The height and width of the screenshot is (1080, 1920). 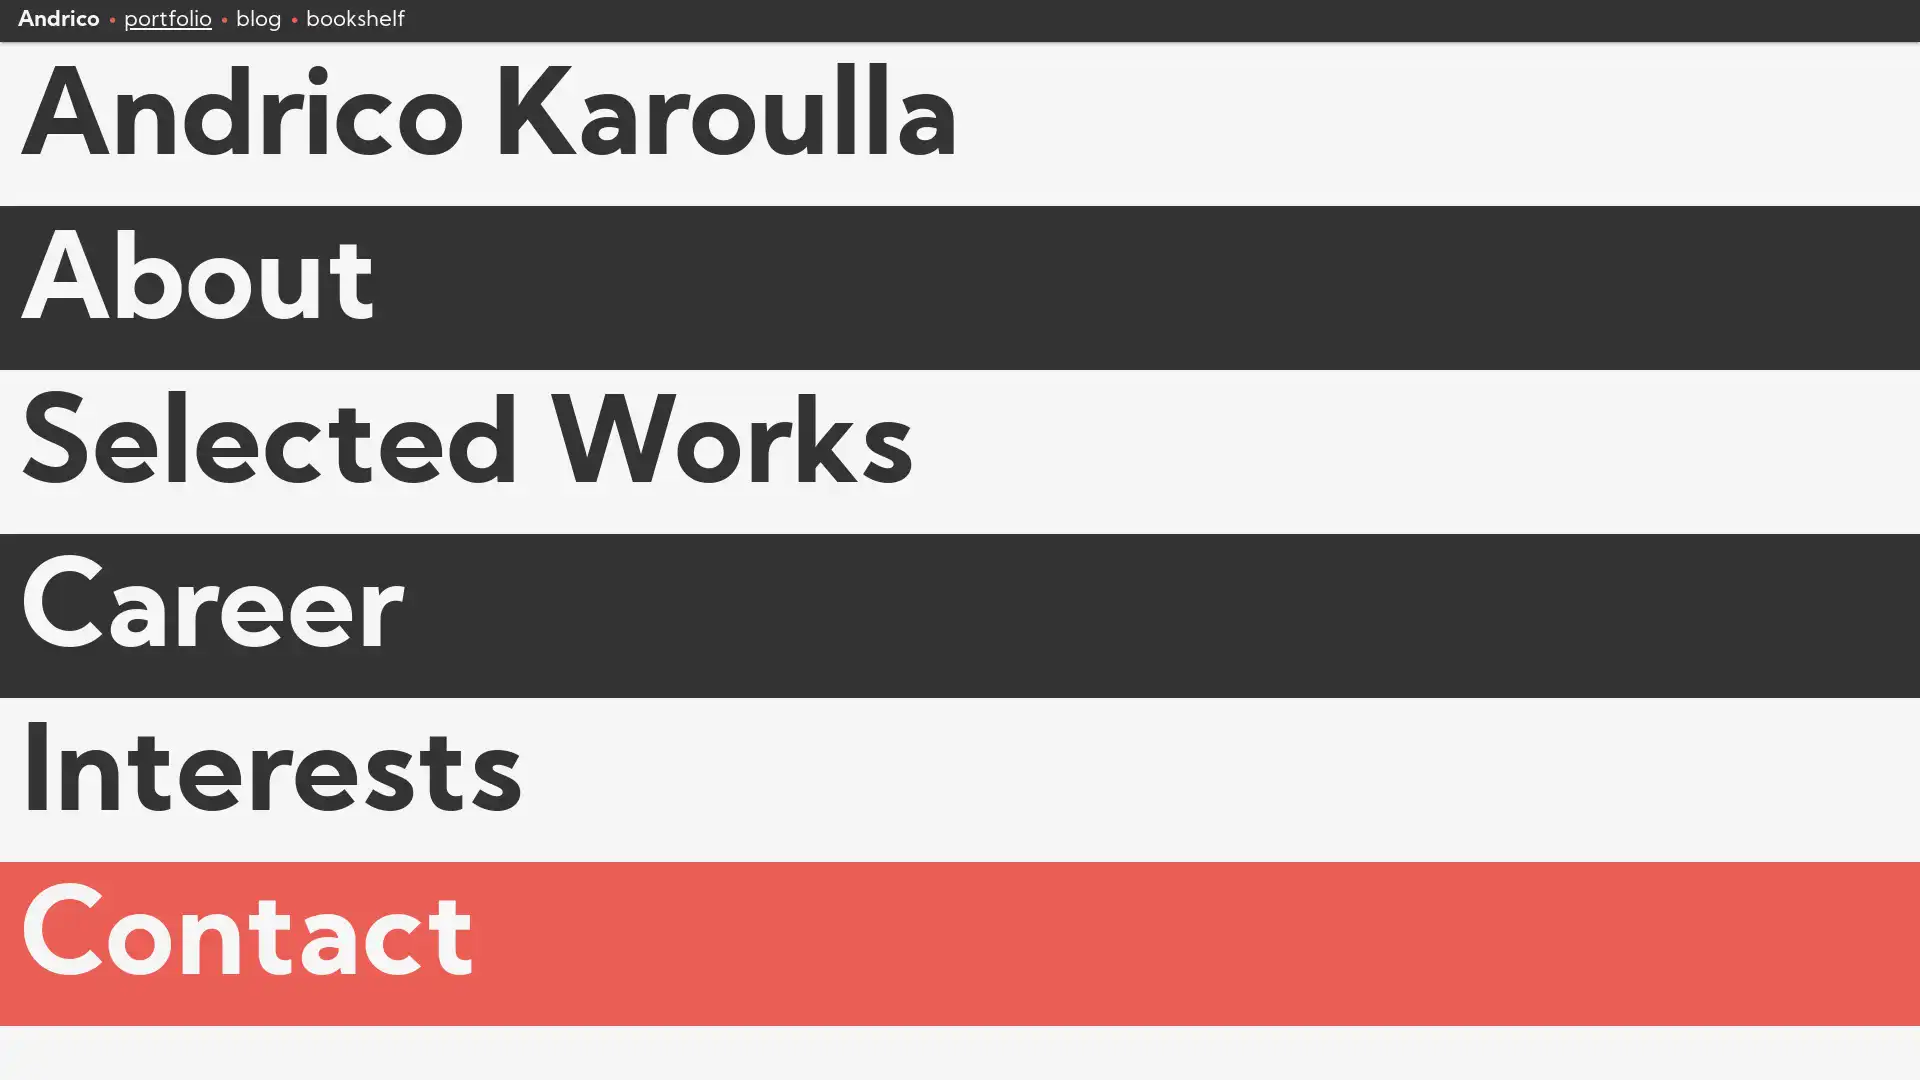 I want to click on Interests, so click(x=896, y=778).